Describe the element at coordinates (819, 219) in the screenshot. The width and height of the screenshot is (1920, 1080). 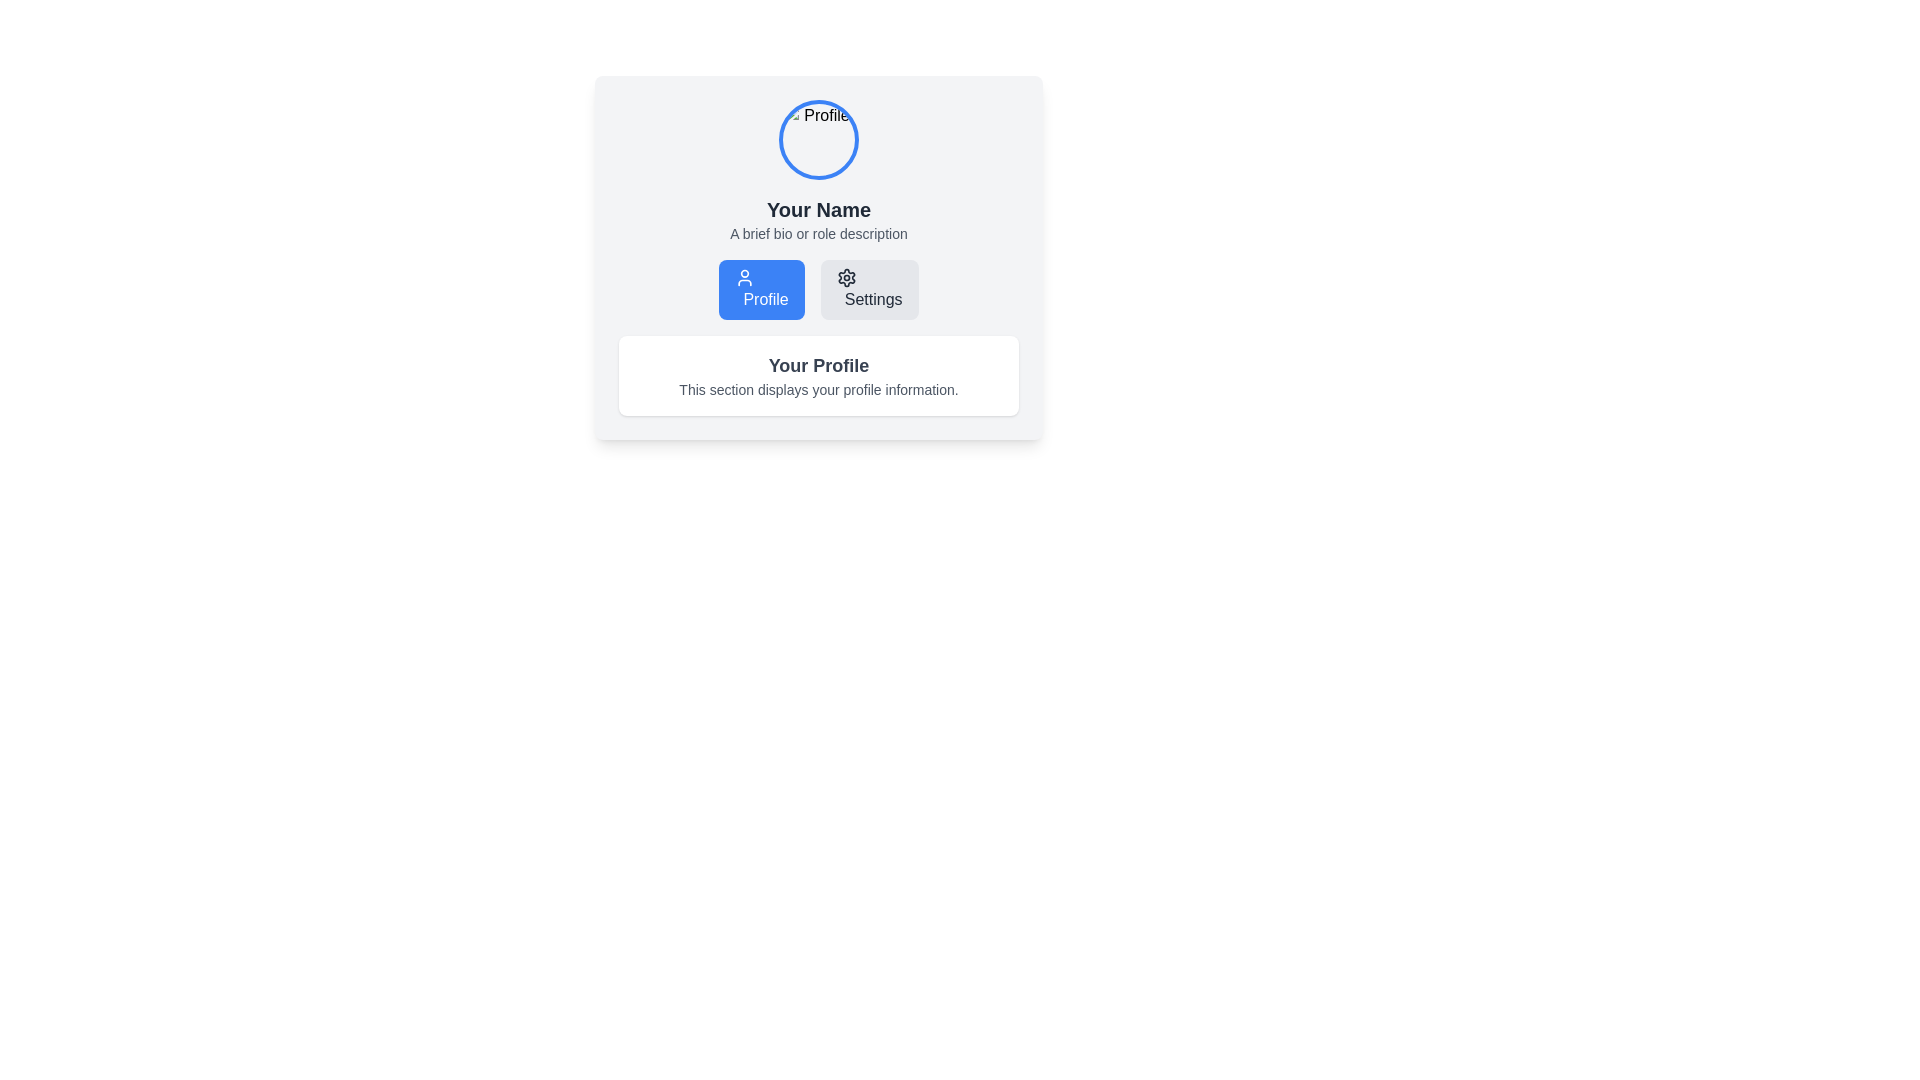
I see `the Text display component that shows the user's name and bio, located centrally below the profile image` at that location.